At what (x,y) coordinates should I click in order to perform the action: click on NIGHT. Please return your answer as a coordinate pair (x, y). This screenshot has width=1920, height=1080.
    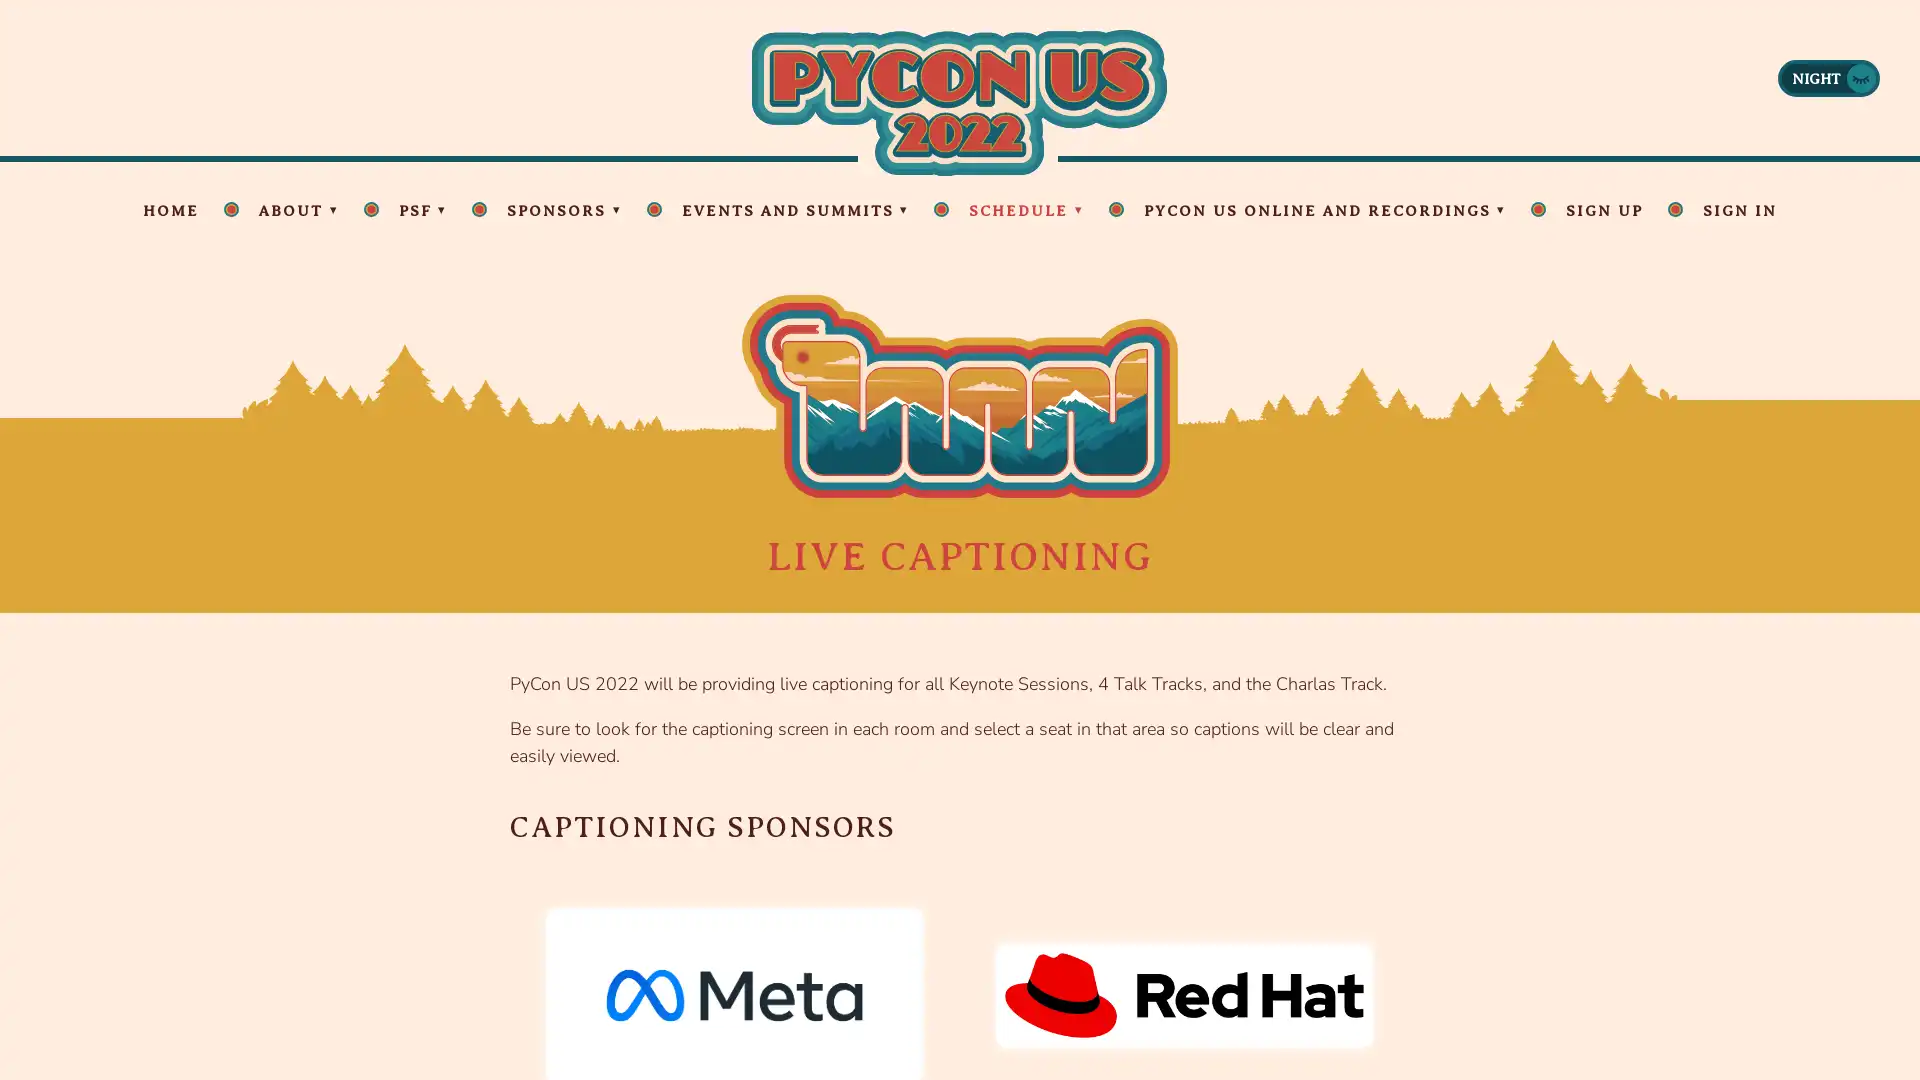
    Looking at the image, I should click on (1828, 76).